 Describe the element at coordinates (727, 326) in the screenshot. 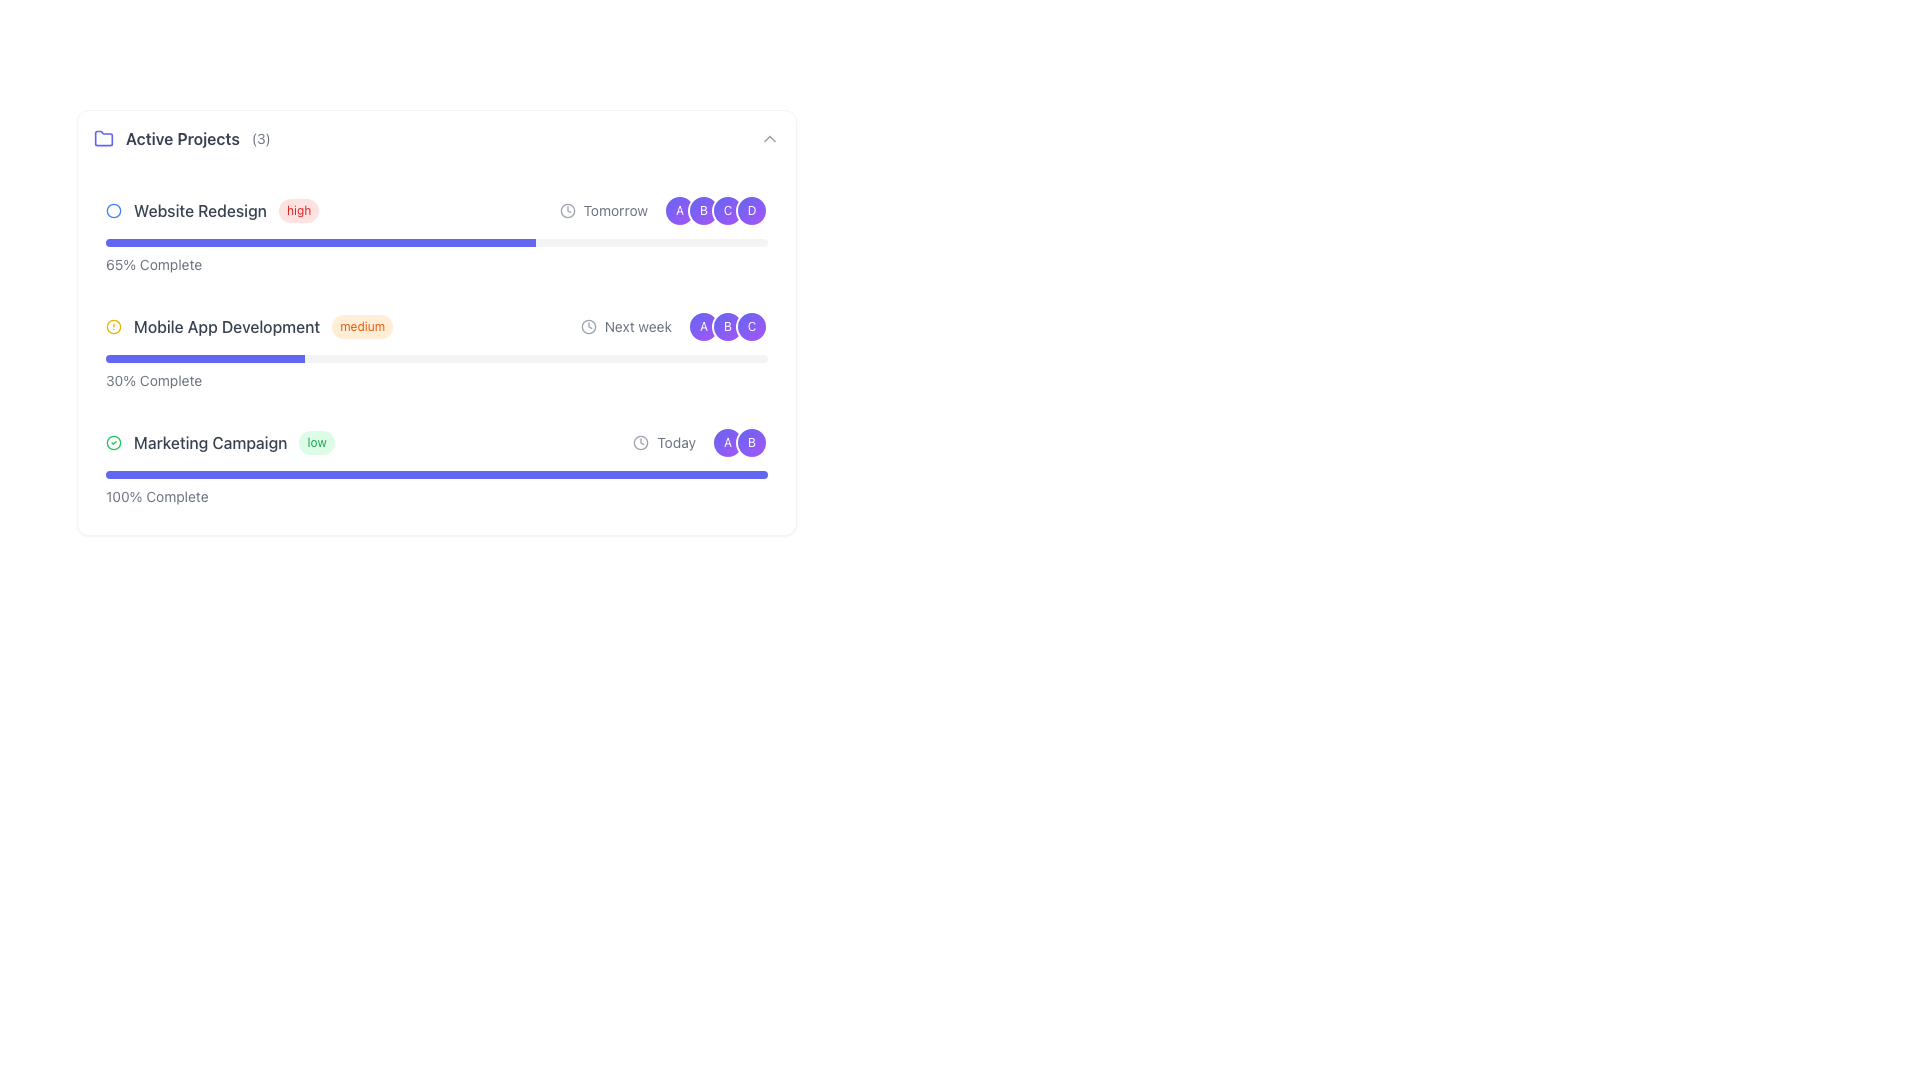

I see `an individual avatar indicator badge representing a team member for the 'Mobile App Development' project` at that location.